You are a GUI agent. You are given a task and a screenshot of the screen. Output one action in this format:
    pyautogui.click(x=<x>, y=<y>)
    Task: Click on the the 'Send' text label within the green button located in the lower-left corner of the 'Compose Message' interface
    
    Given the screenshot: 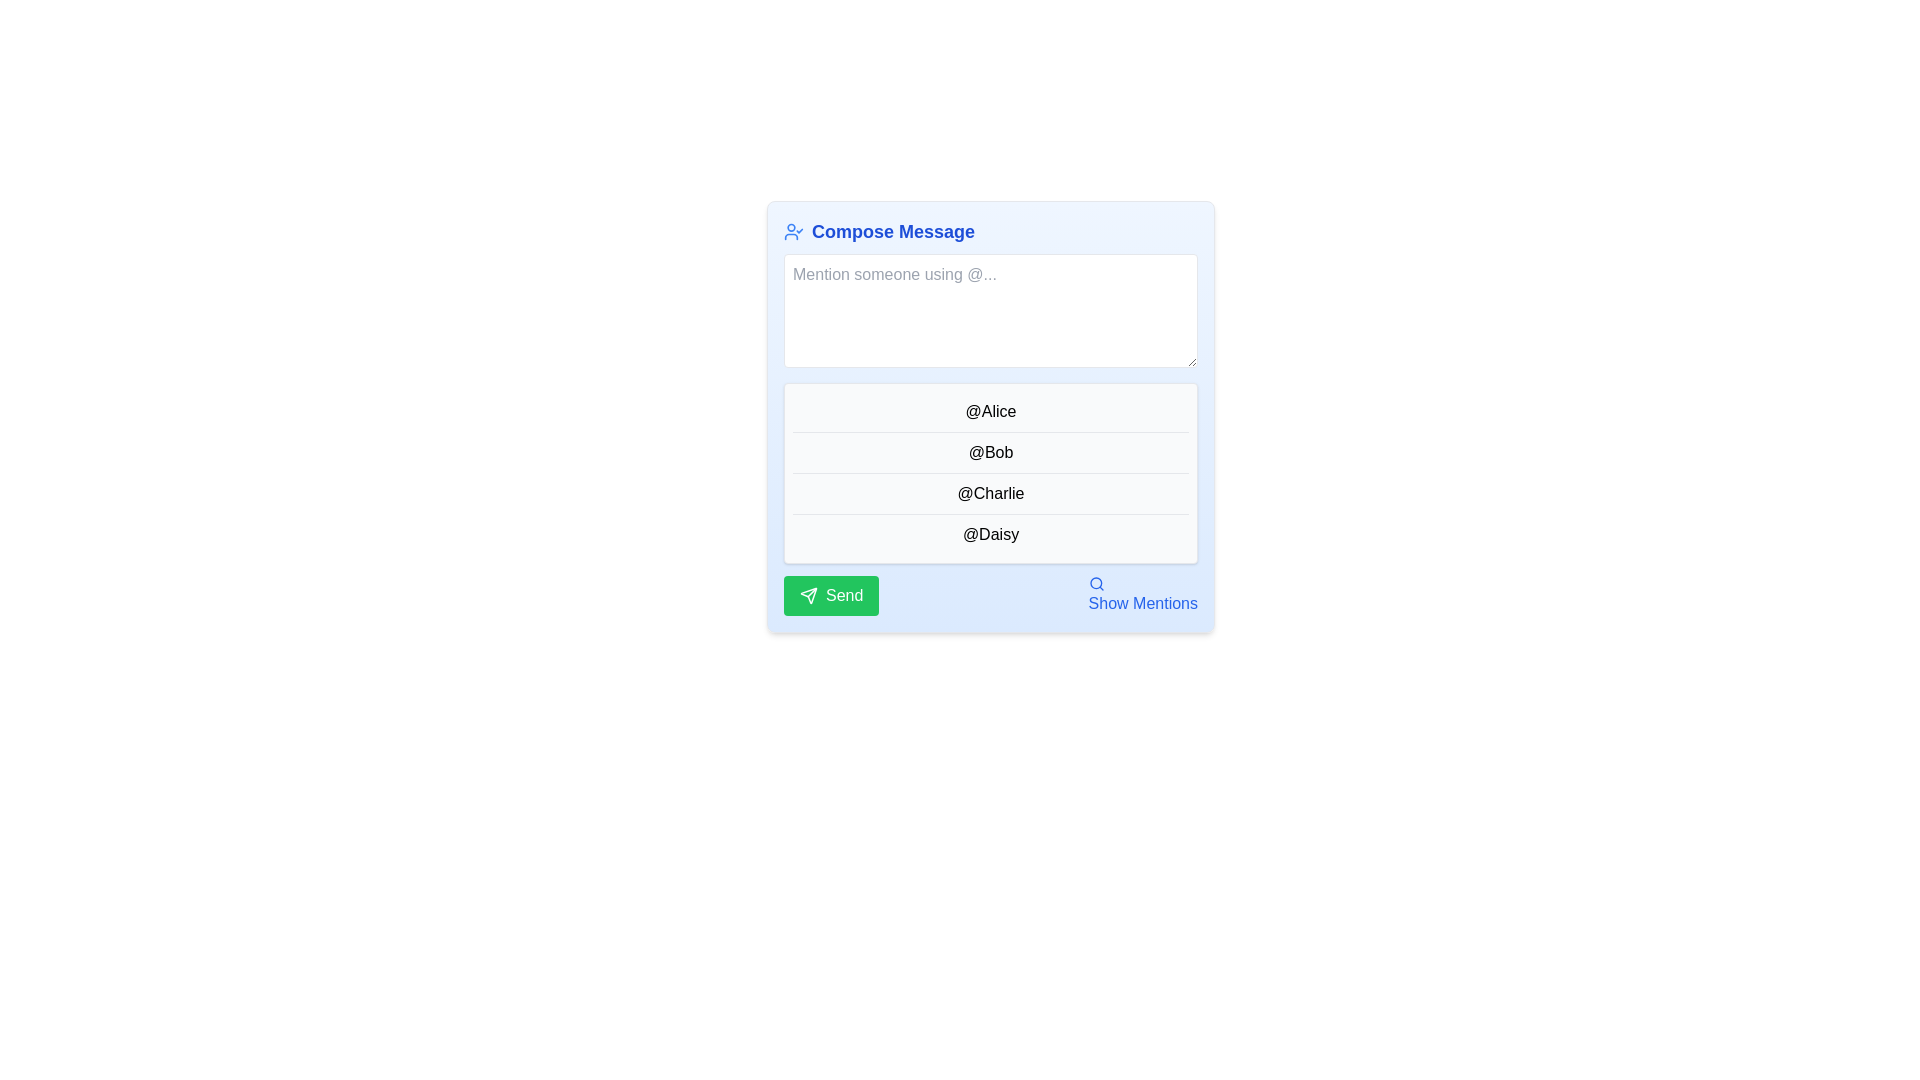 What is the action you would take?
    pyautogui.click(x=844, y=595)
    